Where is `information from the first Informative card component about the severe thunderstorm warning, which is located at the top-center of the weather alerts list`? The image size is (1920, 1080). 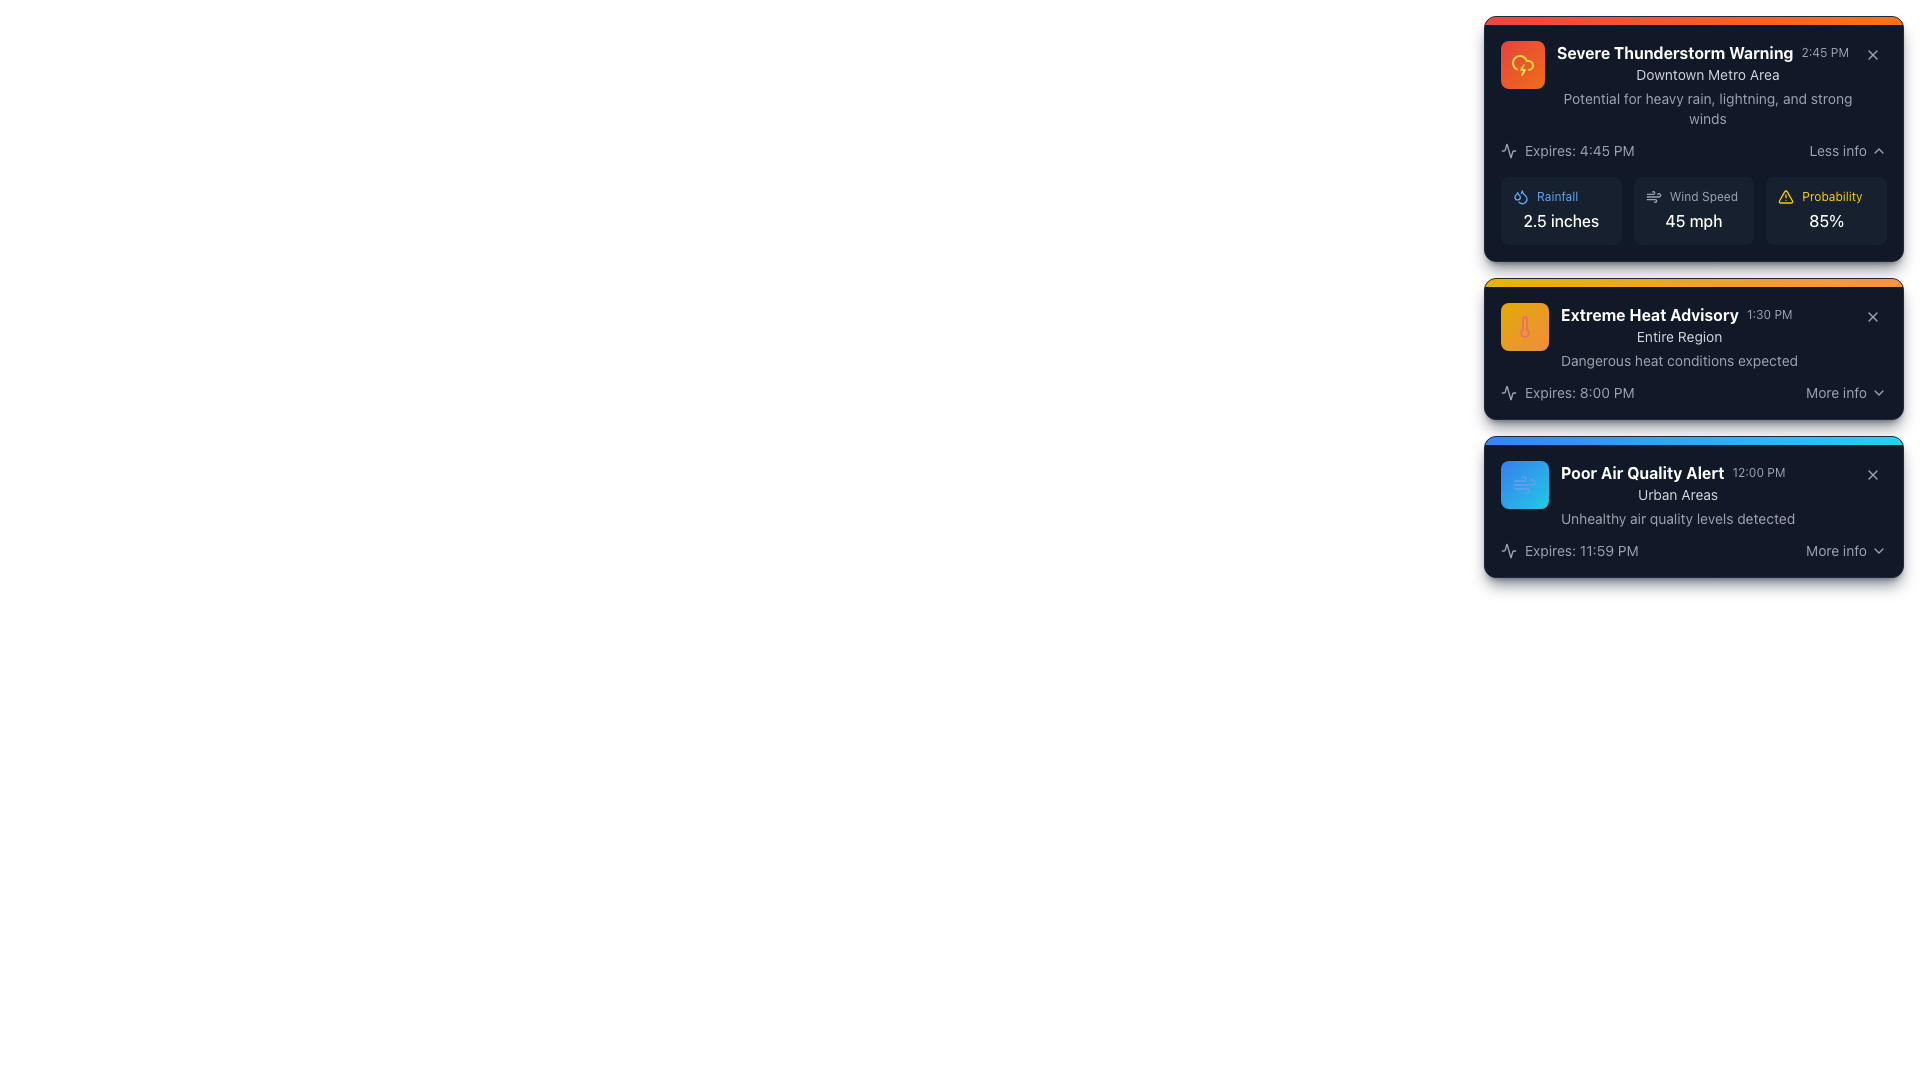 information from the first Informative card component about the severe thunderstorm warning, which is located at the top-center of the weather alerts list is located at coordinates (1707, 83).